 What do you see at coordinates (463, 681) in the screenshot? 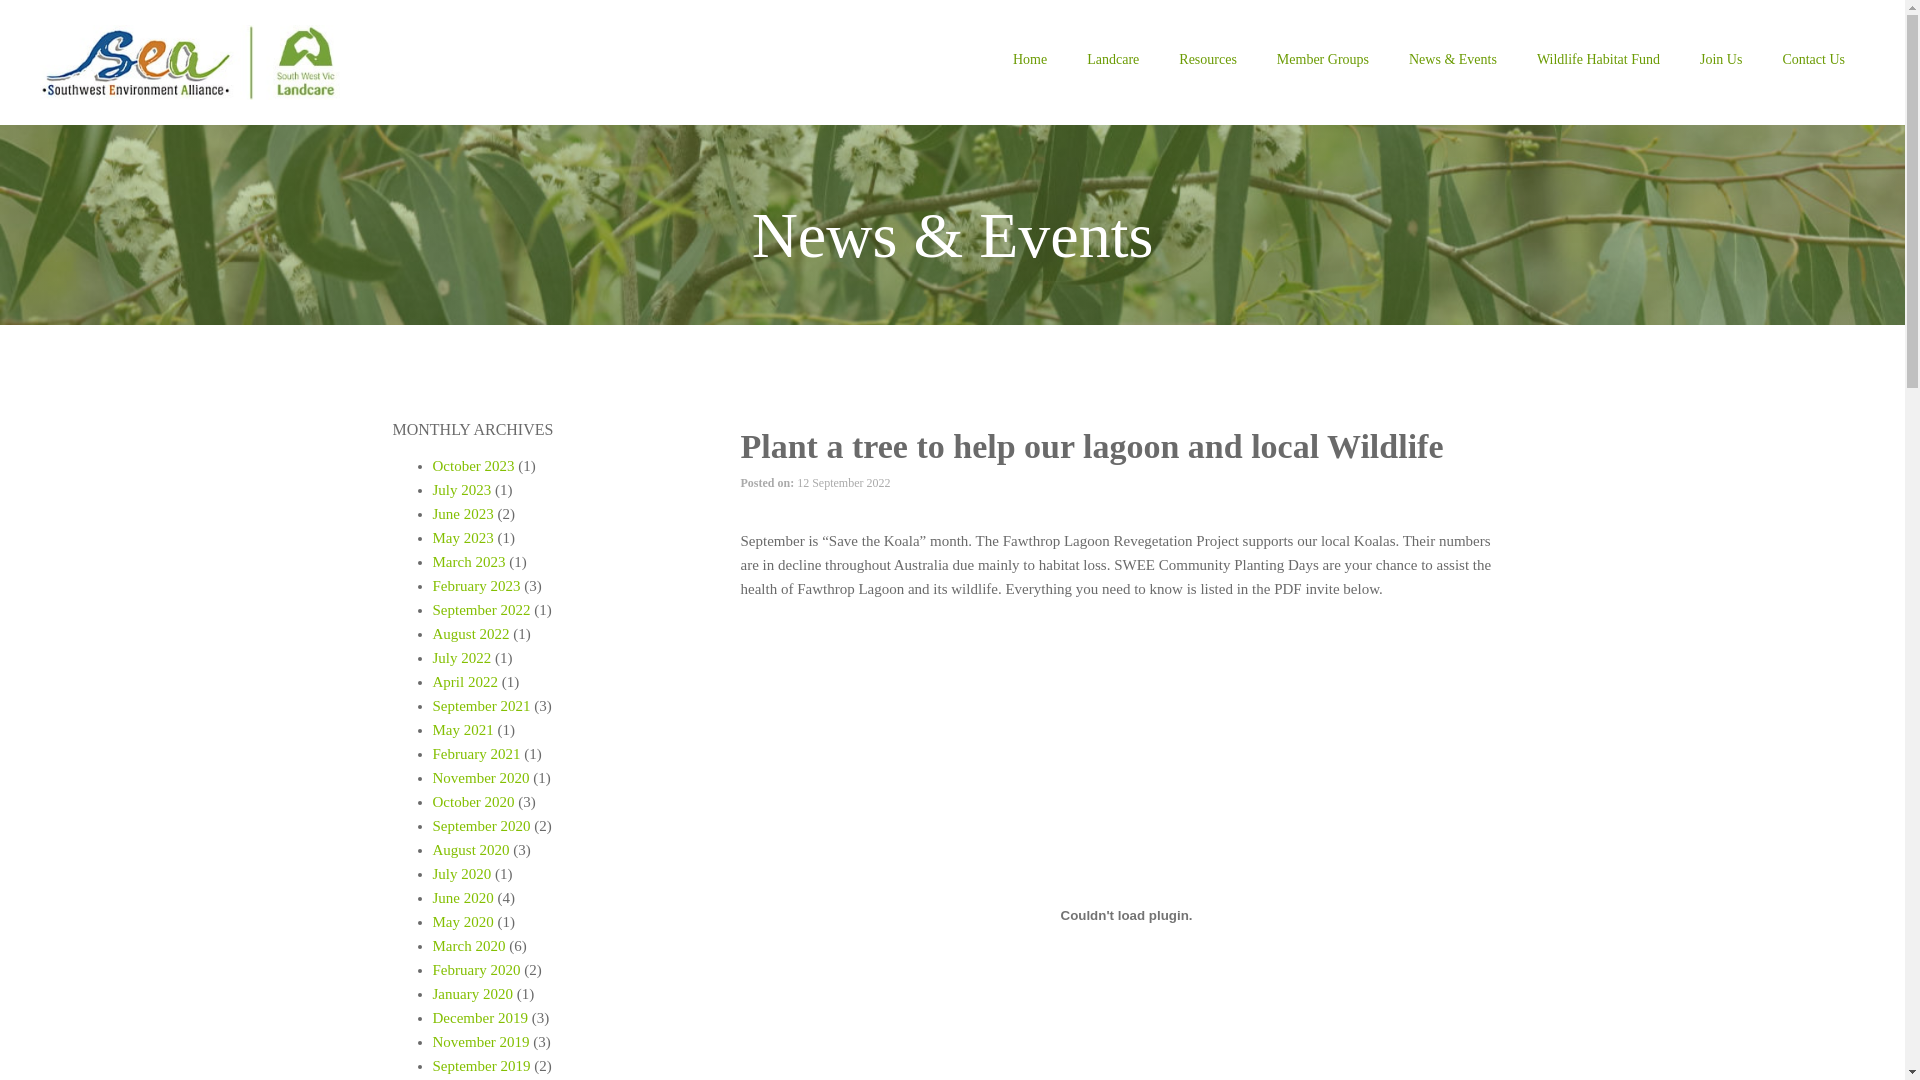
I see `'April 2022'` at bounding box center [463, 681].